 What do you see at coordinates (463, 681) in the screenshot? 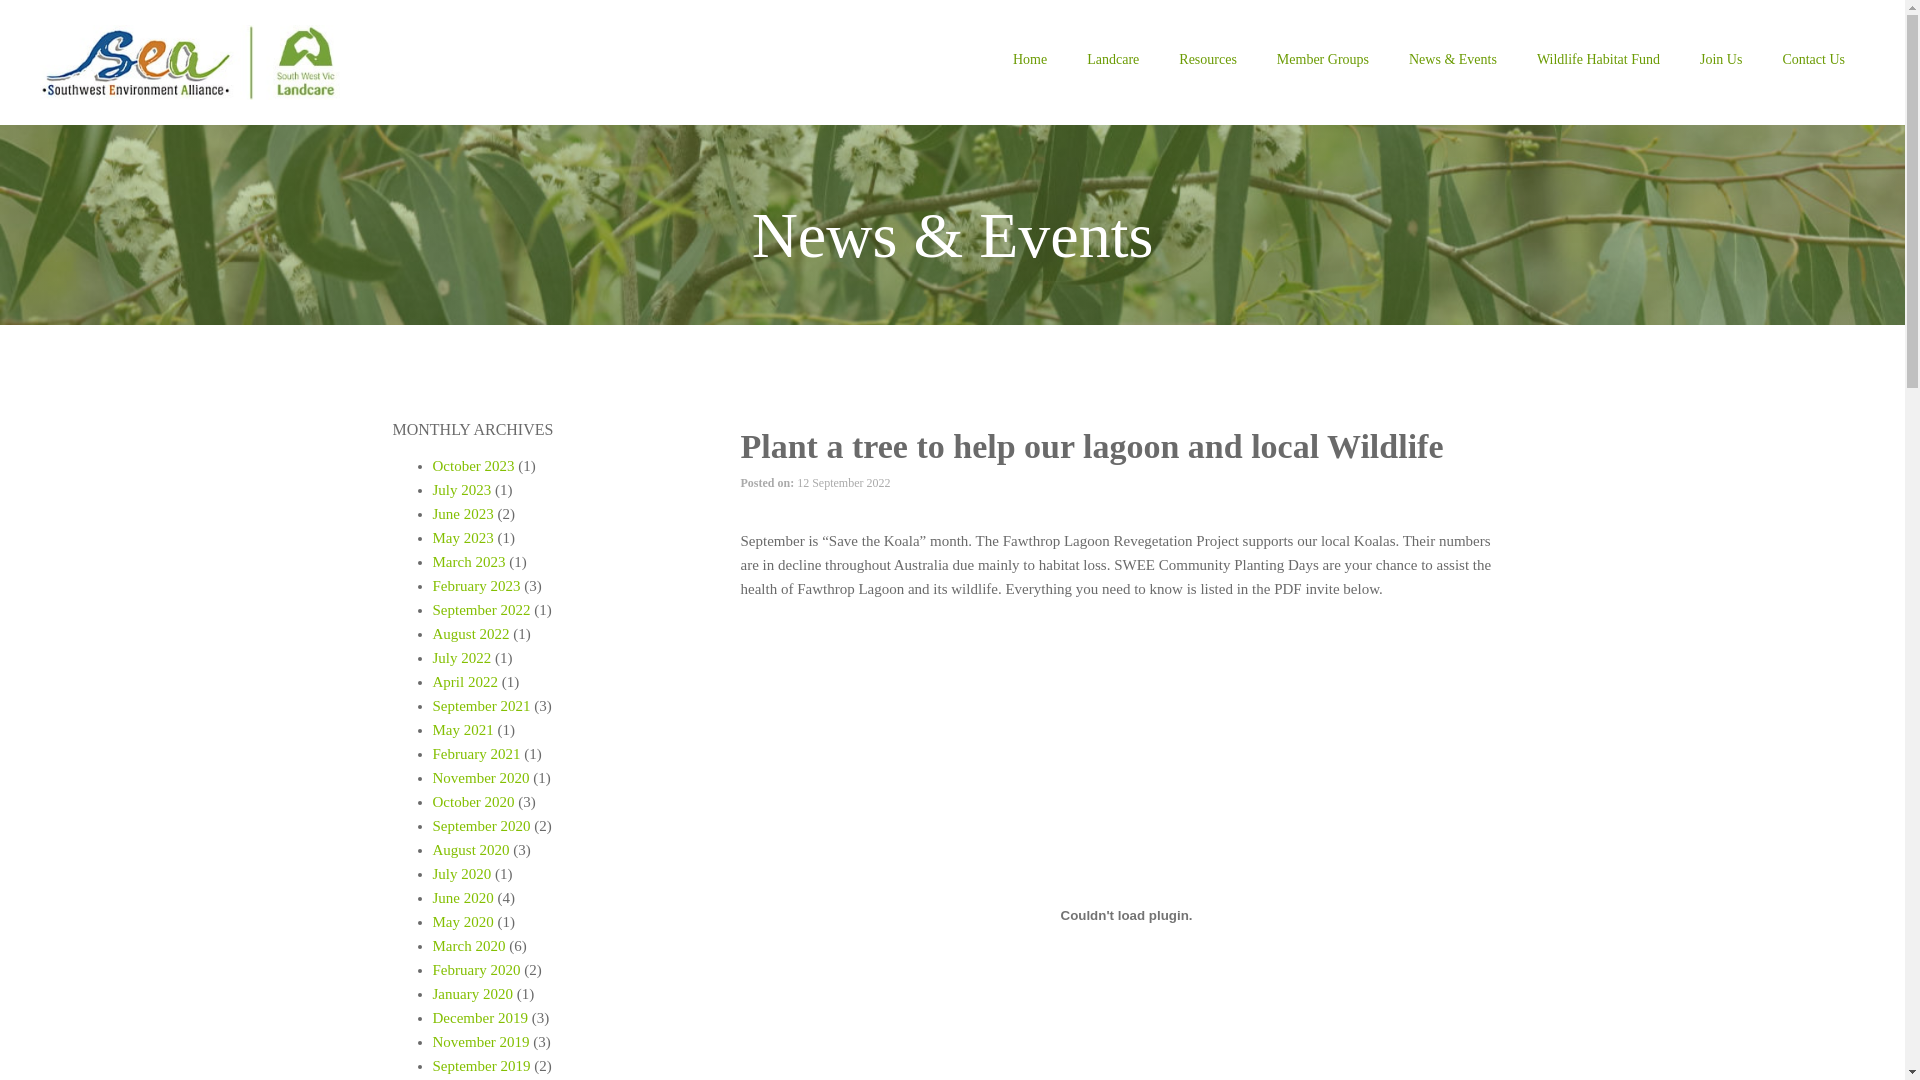
I see `'April 2022'` at bounding box center [463, 681].